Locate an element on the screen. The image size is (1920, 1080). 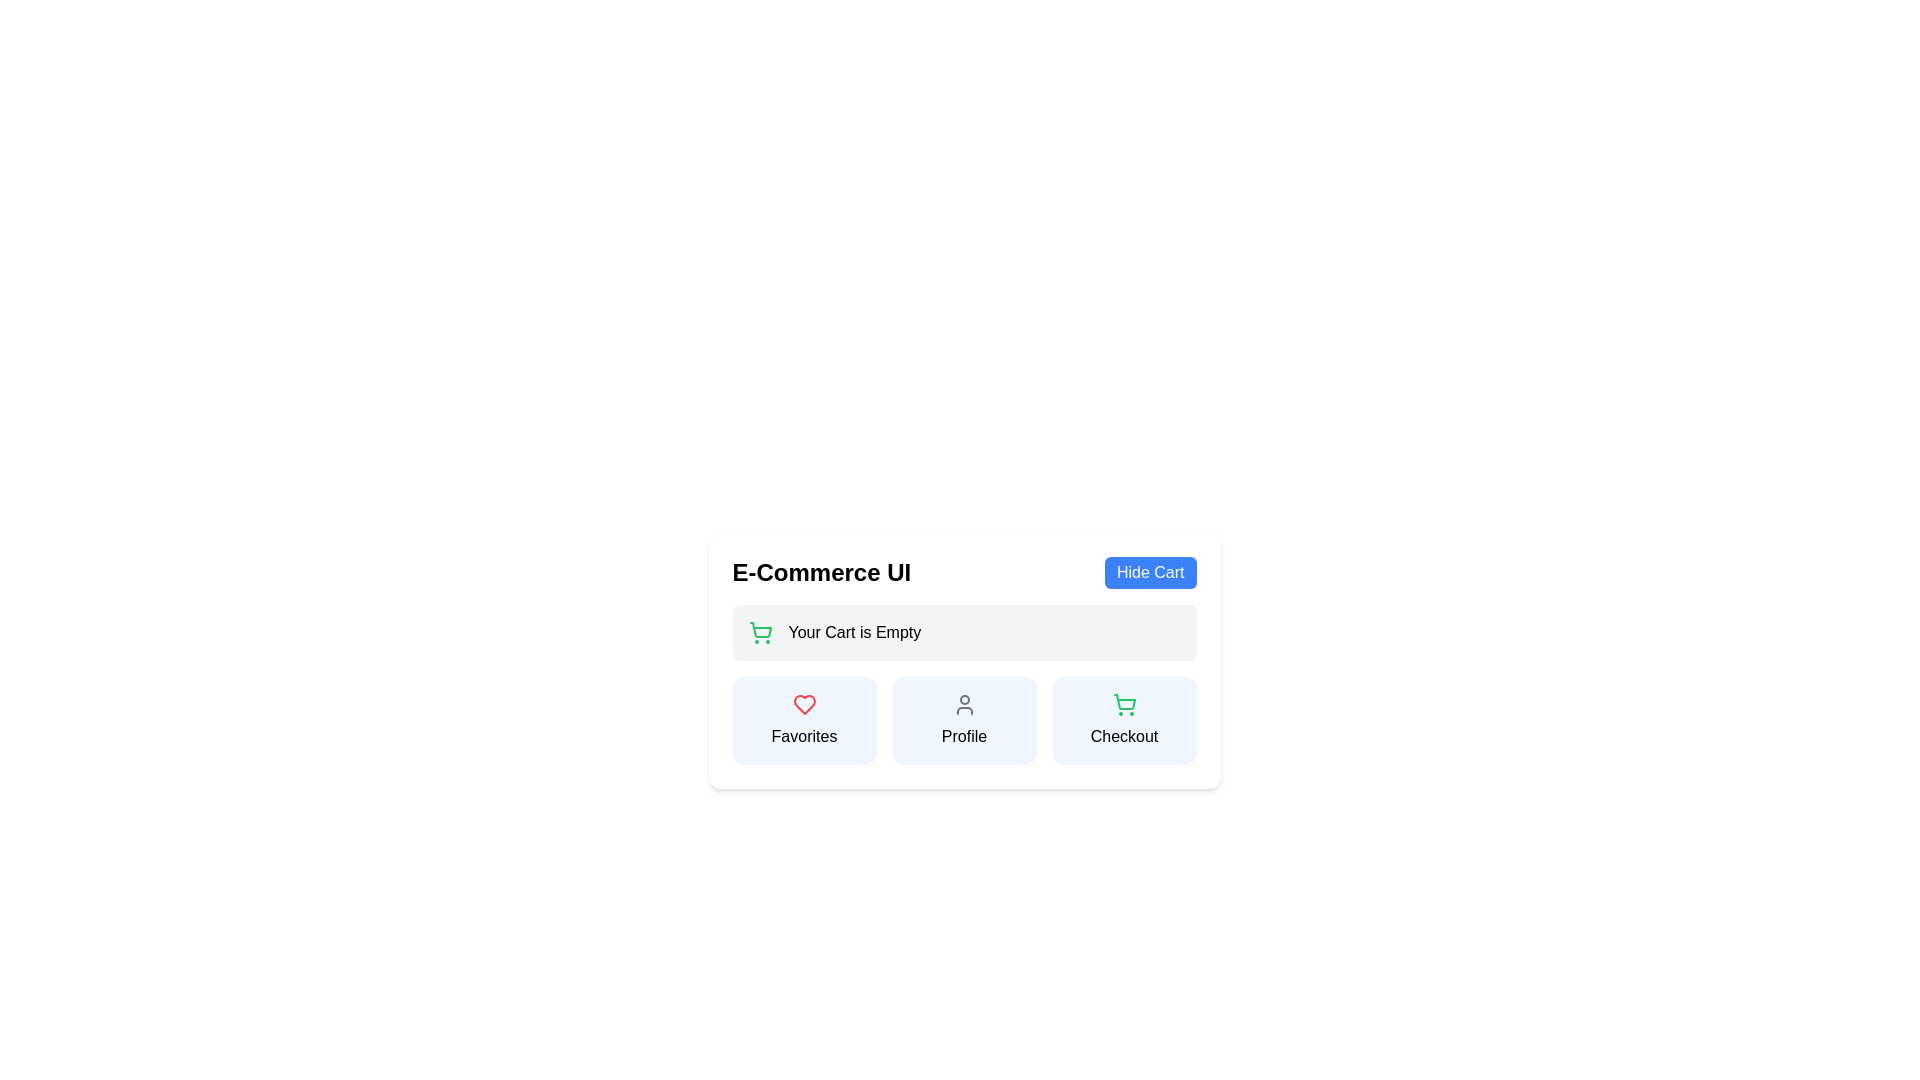
red heart-shaped icon representing the 'Favorites' function, which is centrally located above the 'Favorites' text label in the bottom-left corner of the interface is located at coordinates (804, 704).